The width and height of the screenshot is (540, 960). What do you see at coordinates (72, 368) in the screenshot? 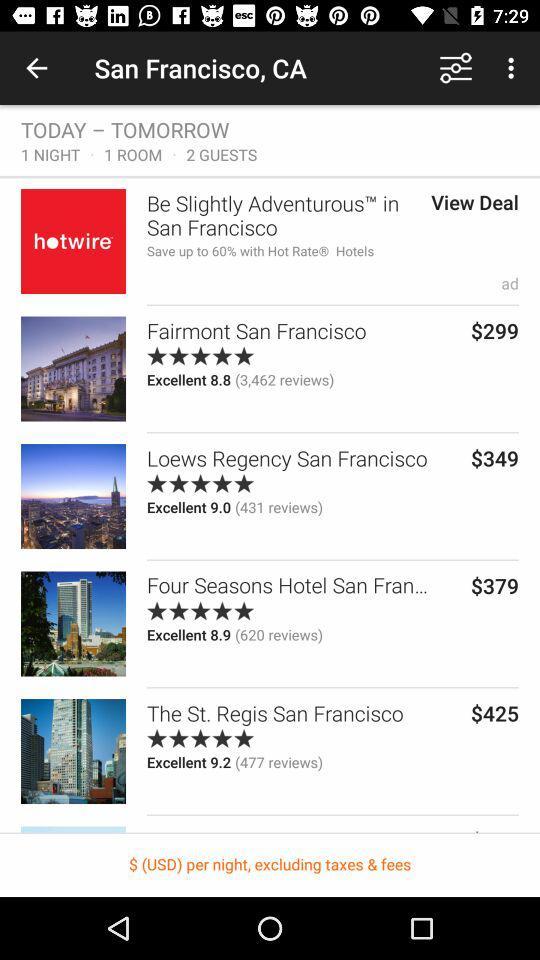
I see `the second image from top` at bounding box center [72, 368].